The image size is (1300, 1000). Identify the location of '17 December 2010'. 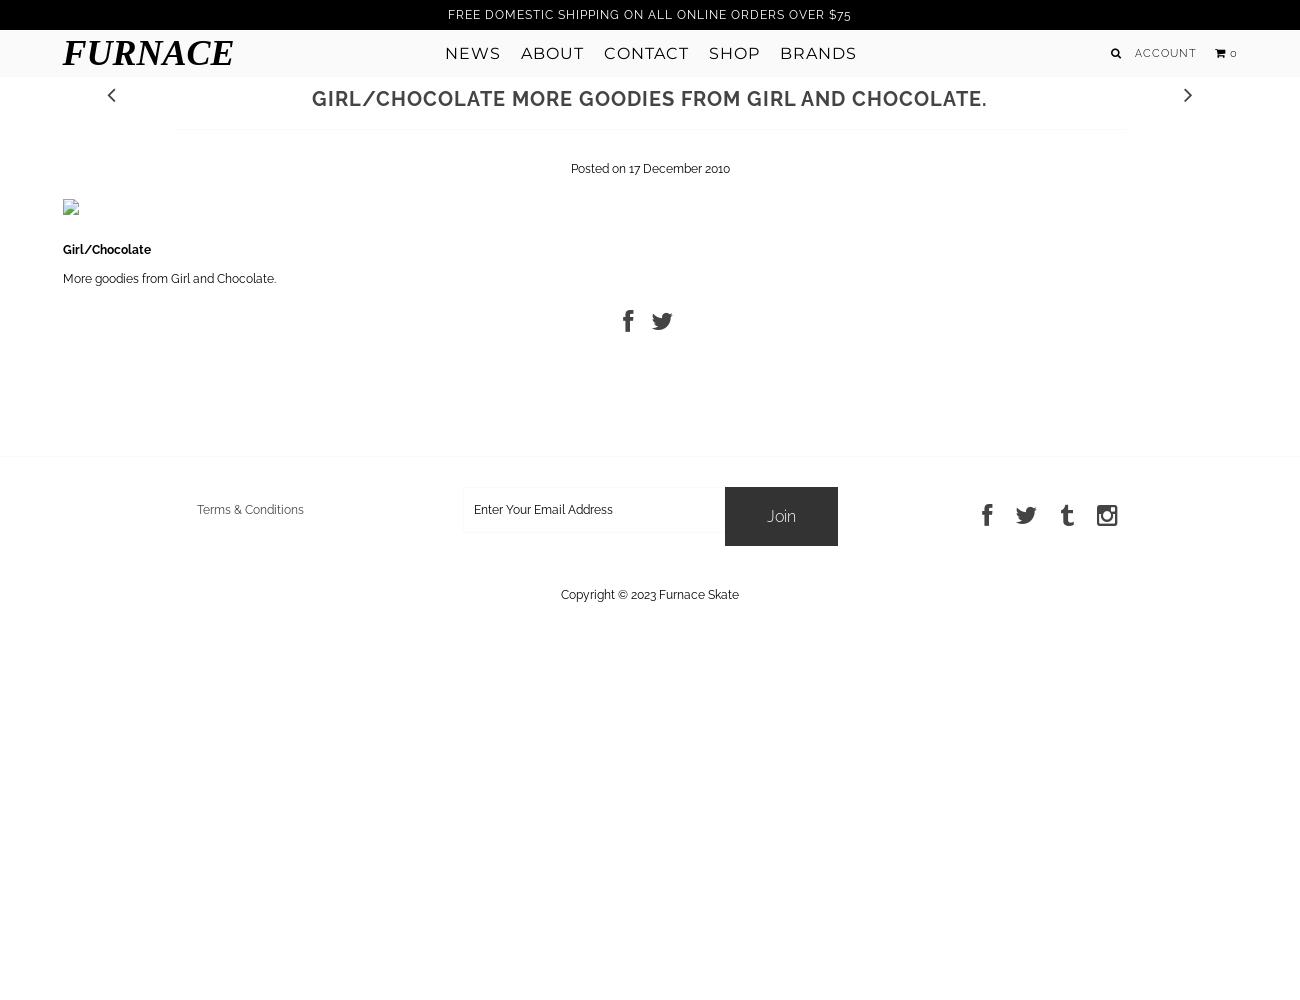
(677, 169).